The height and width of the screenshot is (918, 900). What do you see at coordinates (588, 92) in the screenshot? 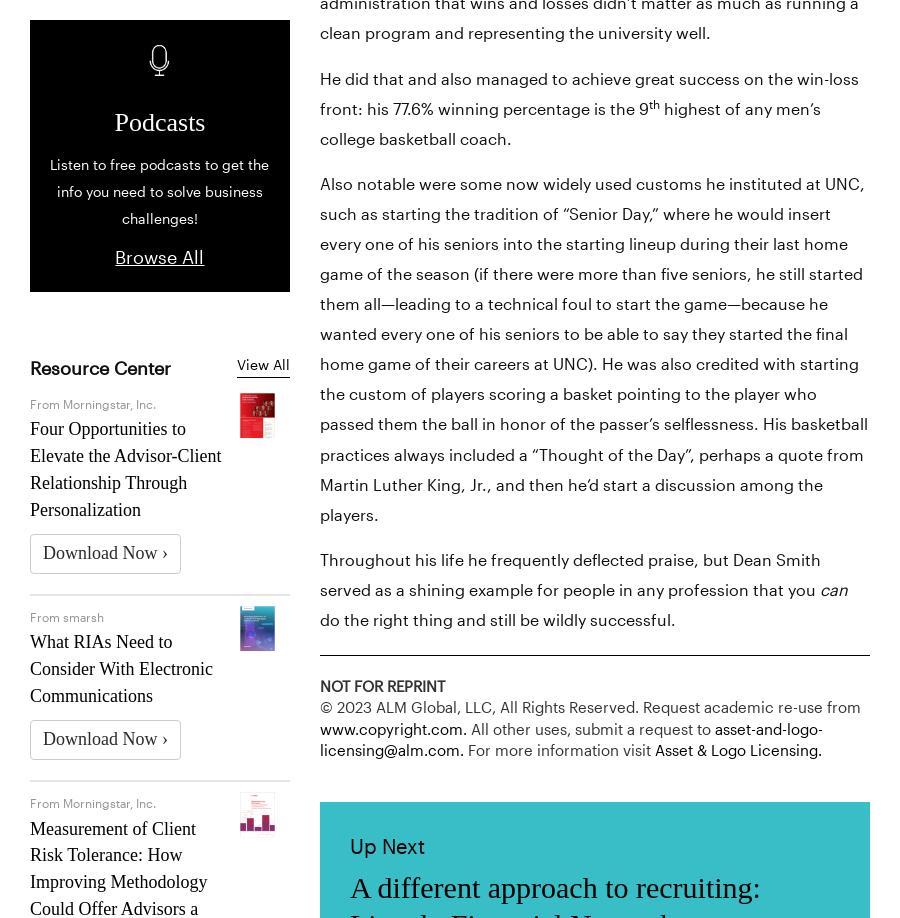
I see `'He did that and also managed to achieve great success on the win-loss front: his 77.6% winning percentage is the 9'` at bounding box center [588, 92].